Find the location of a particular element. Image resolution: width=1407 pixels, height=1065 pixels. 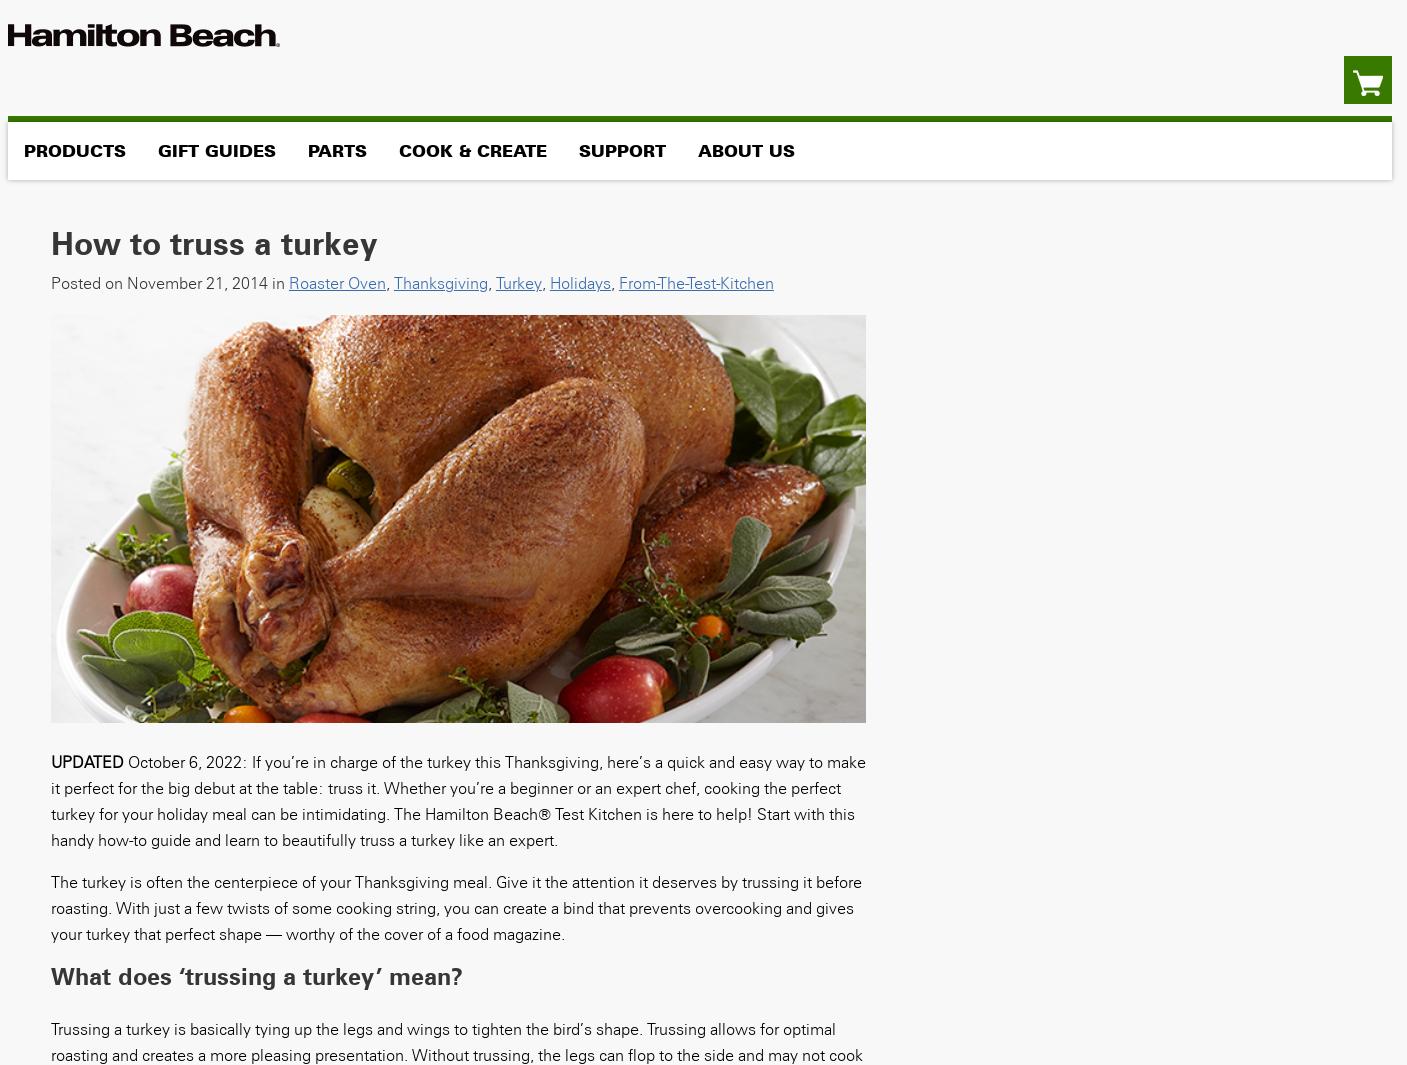

'What does ‘trussing a turkey’ mean?' is located at coordinates (48, 975).